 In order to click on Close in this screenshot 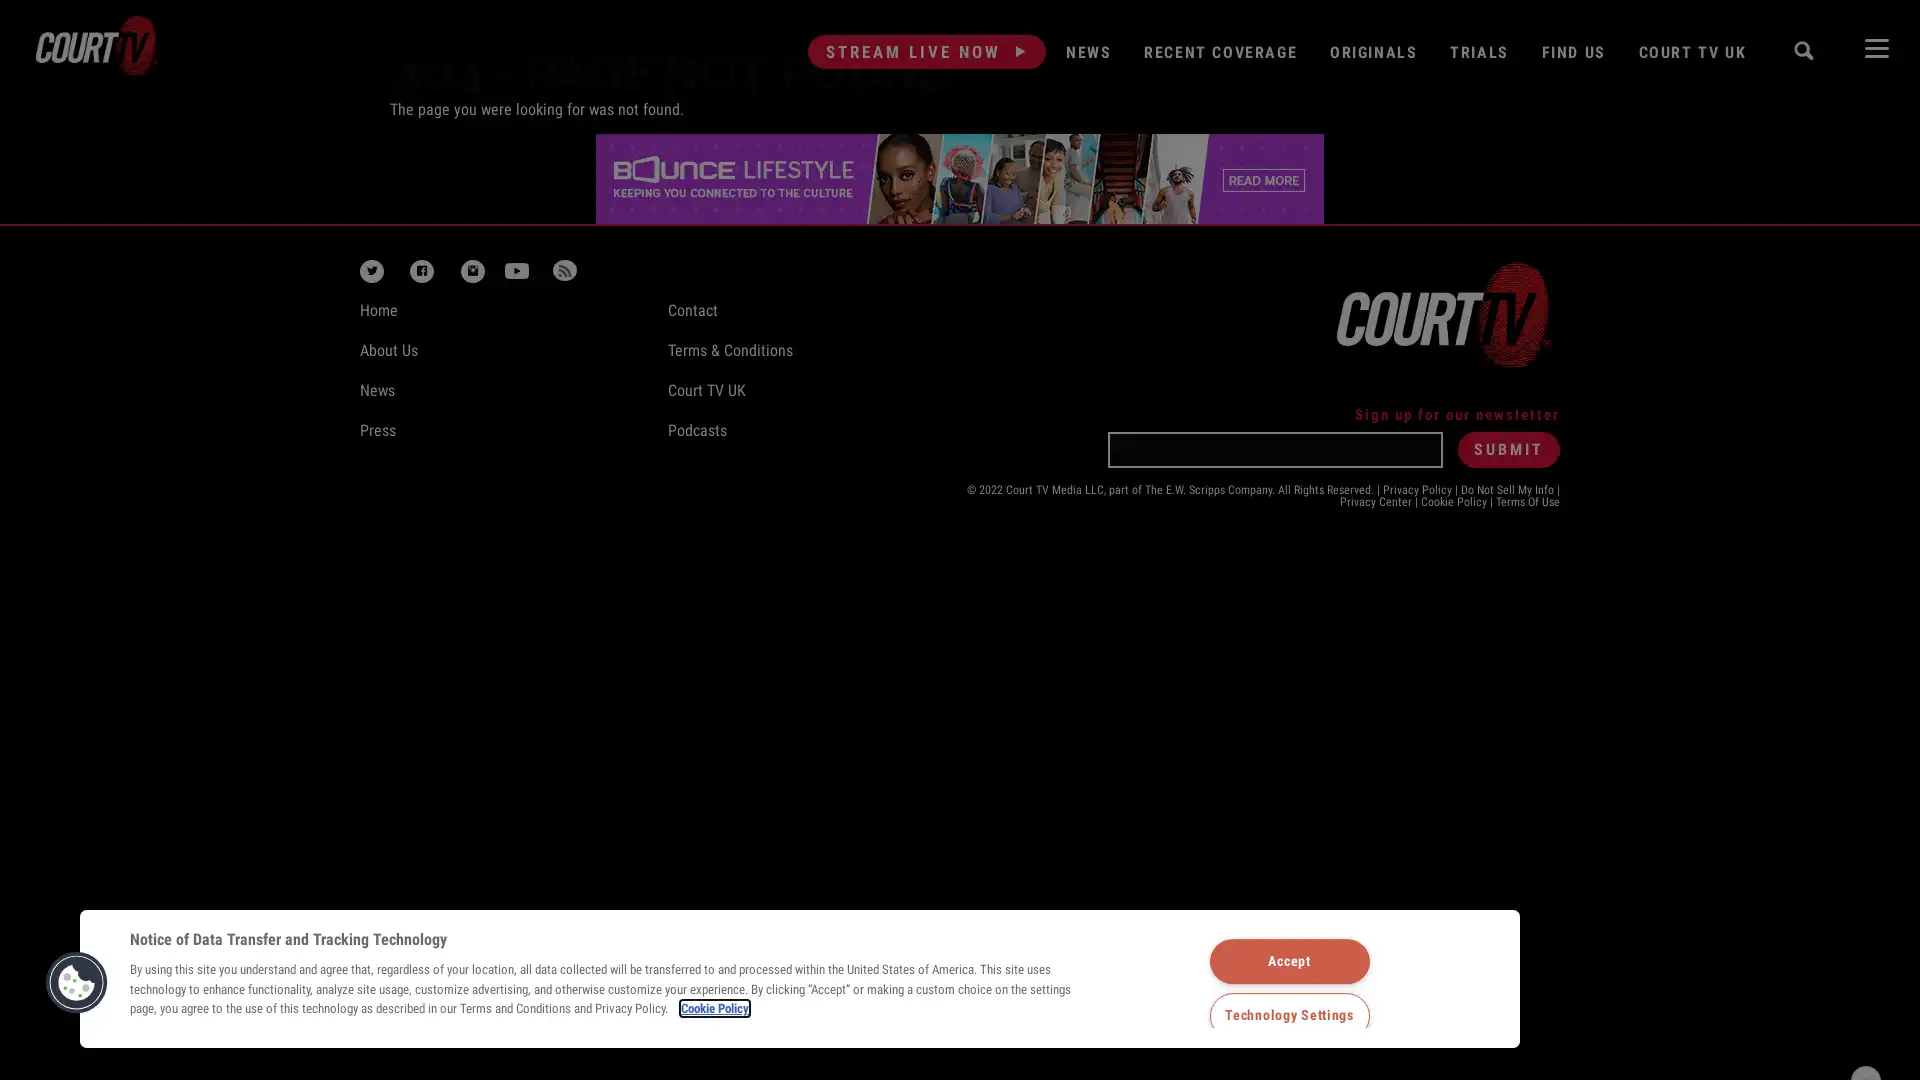, I will do `click(1865, 974)`.